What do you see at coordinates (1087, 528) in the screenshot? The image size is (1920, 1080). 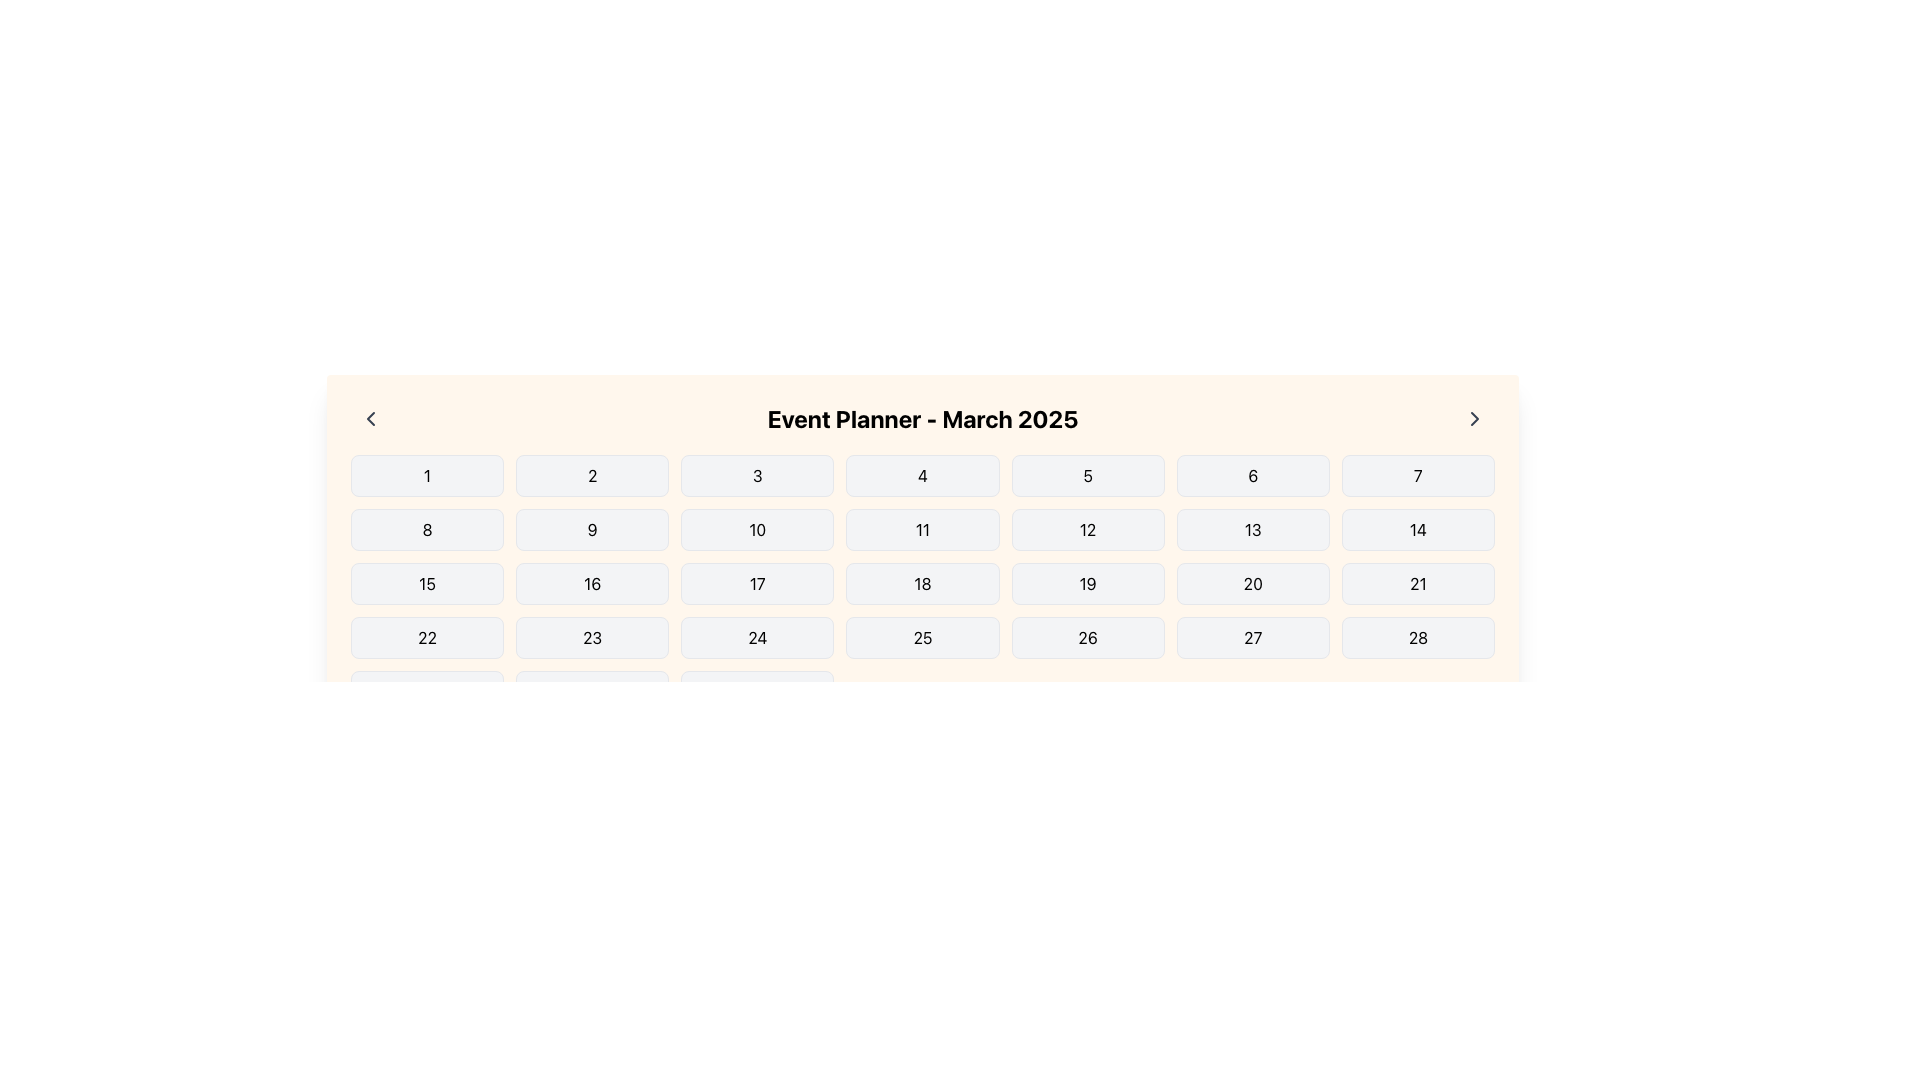 I see `the button displaying the number '12' in black text, which is part of the Event Planner calendar interface` at bounding box center [1087, 528].